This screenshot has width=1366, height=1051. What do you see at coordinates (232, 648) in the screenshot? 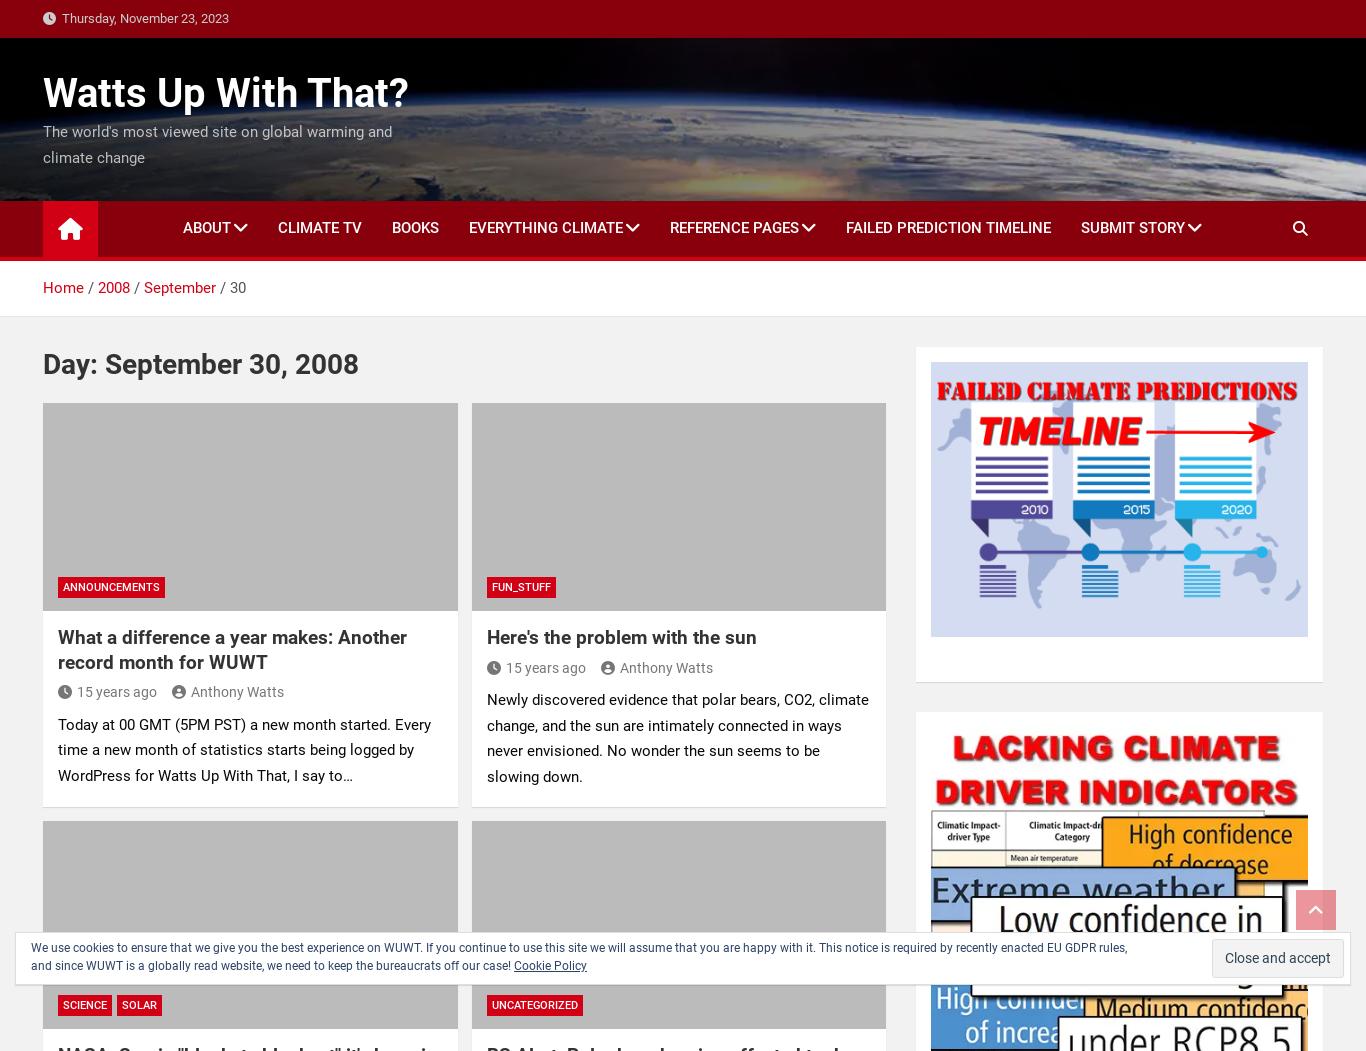
I see `'What a difference a year makes: Another record month for WUWT'` at bounding box center [232, 648].